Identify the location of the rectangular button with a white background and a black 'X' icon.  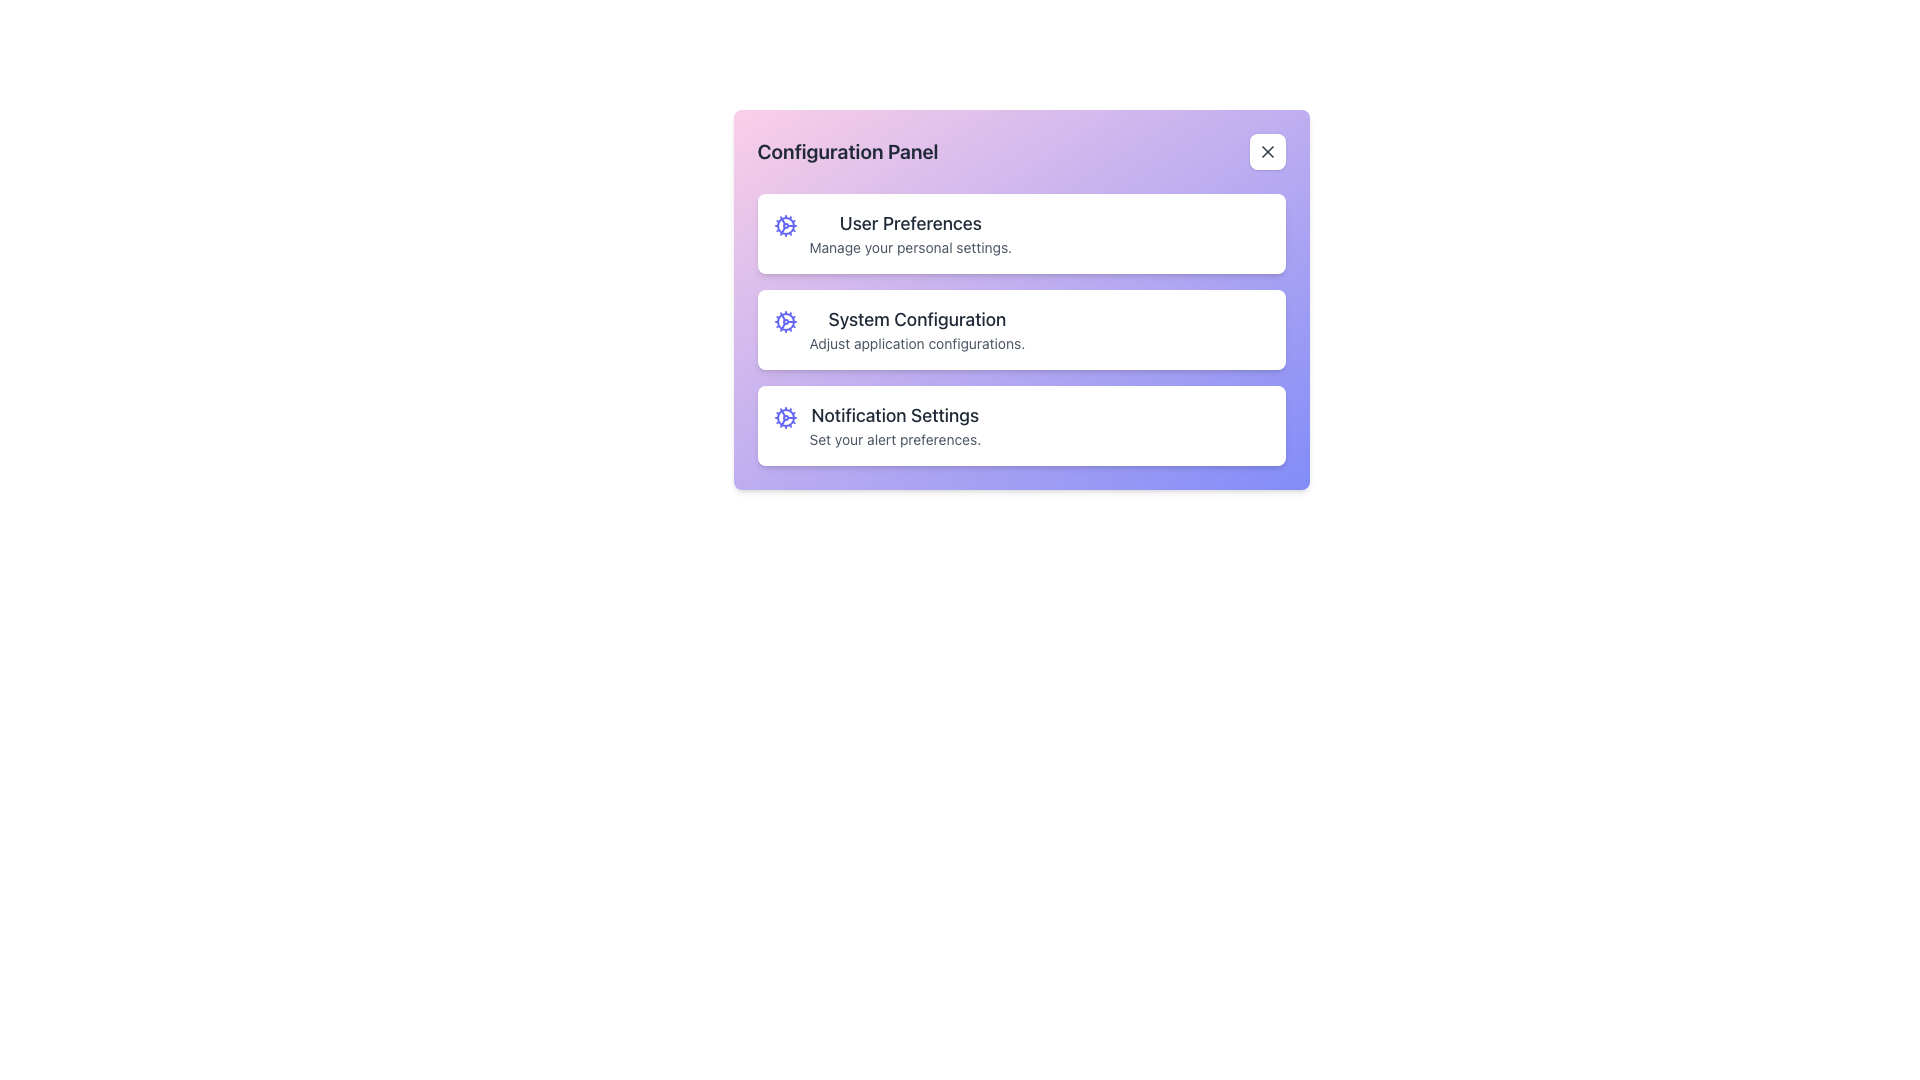
(1266, 150).